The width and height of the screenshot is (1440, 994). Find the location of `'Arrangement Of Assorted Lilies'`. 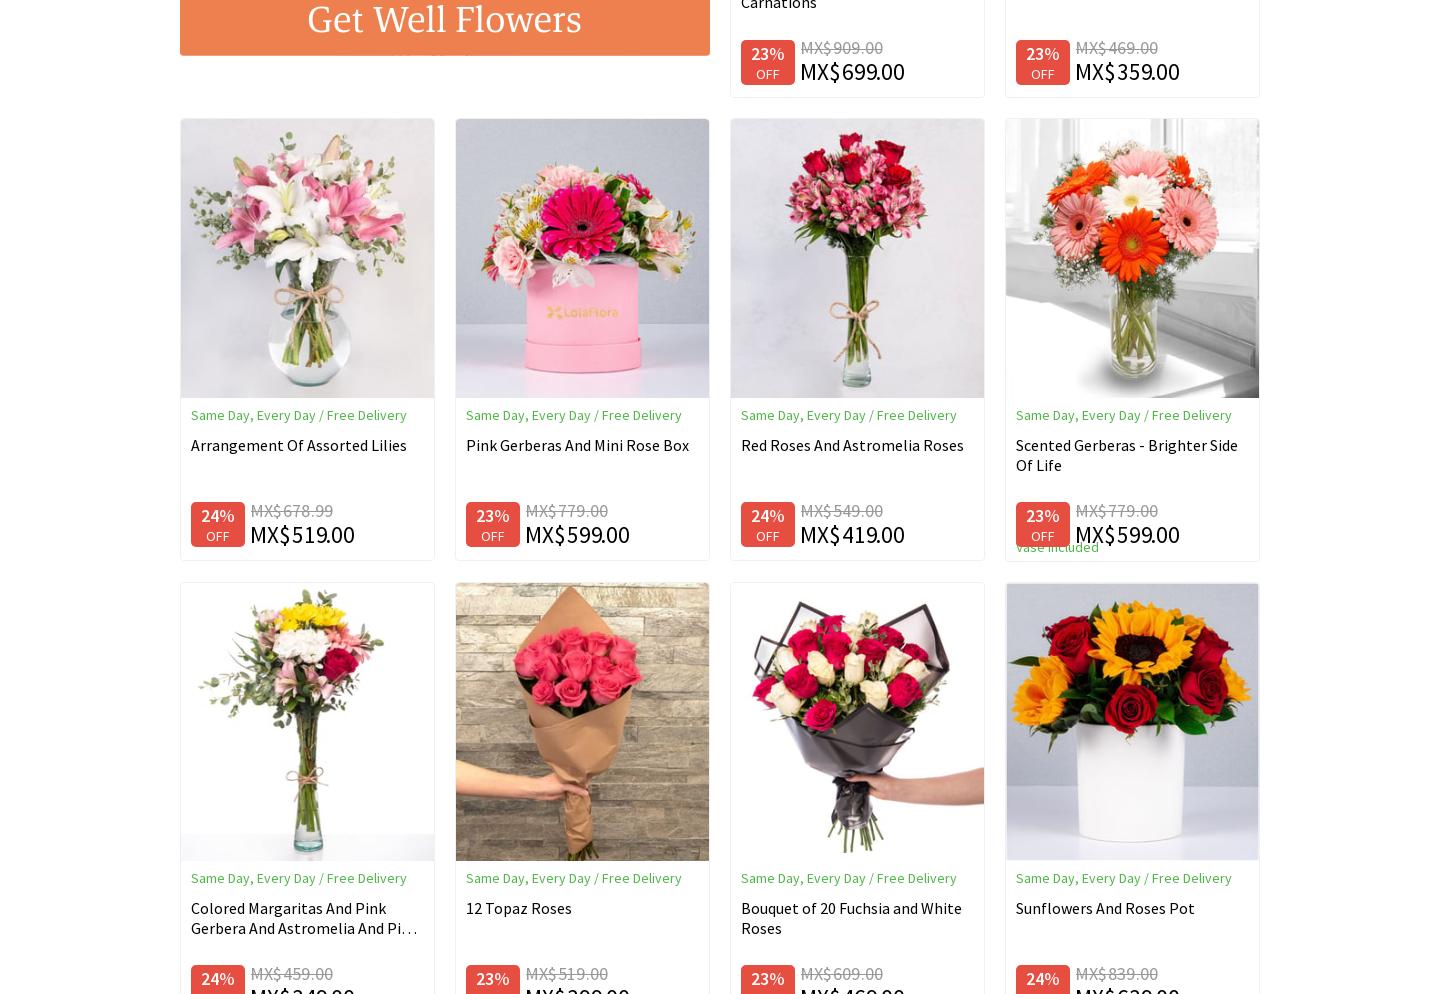

'Arrangement Of Assorted Lilies' is located at coordinates (297, 444).